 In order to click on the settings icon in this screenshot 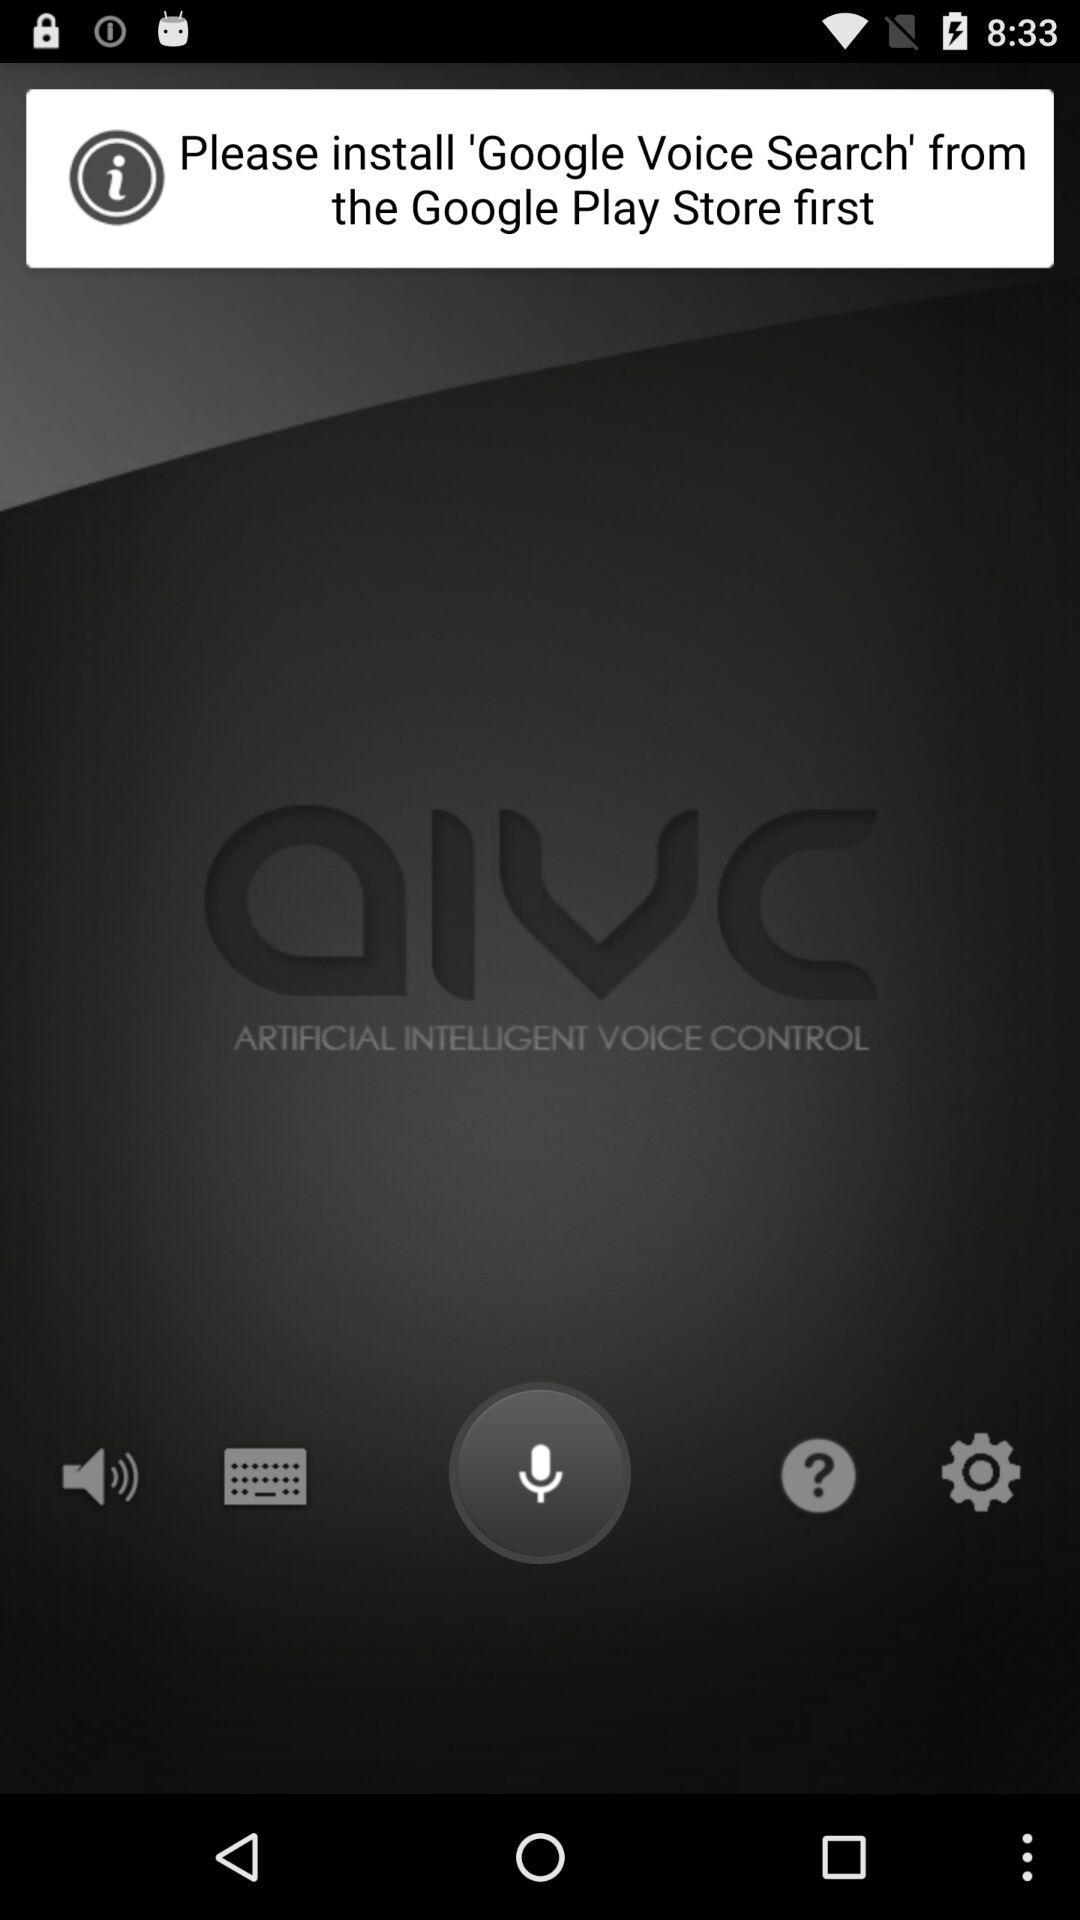, I will do `click(980, 1575)`.